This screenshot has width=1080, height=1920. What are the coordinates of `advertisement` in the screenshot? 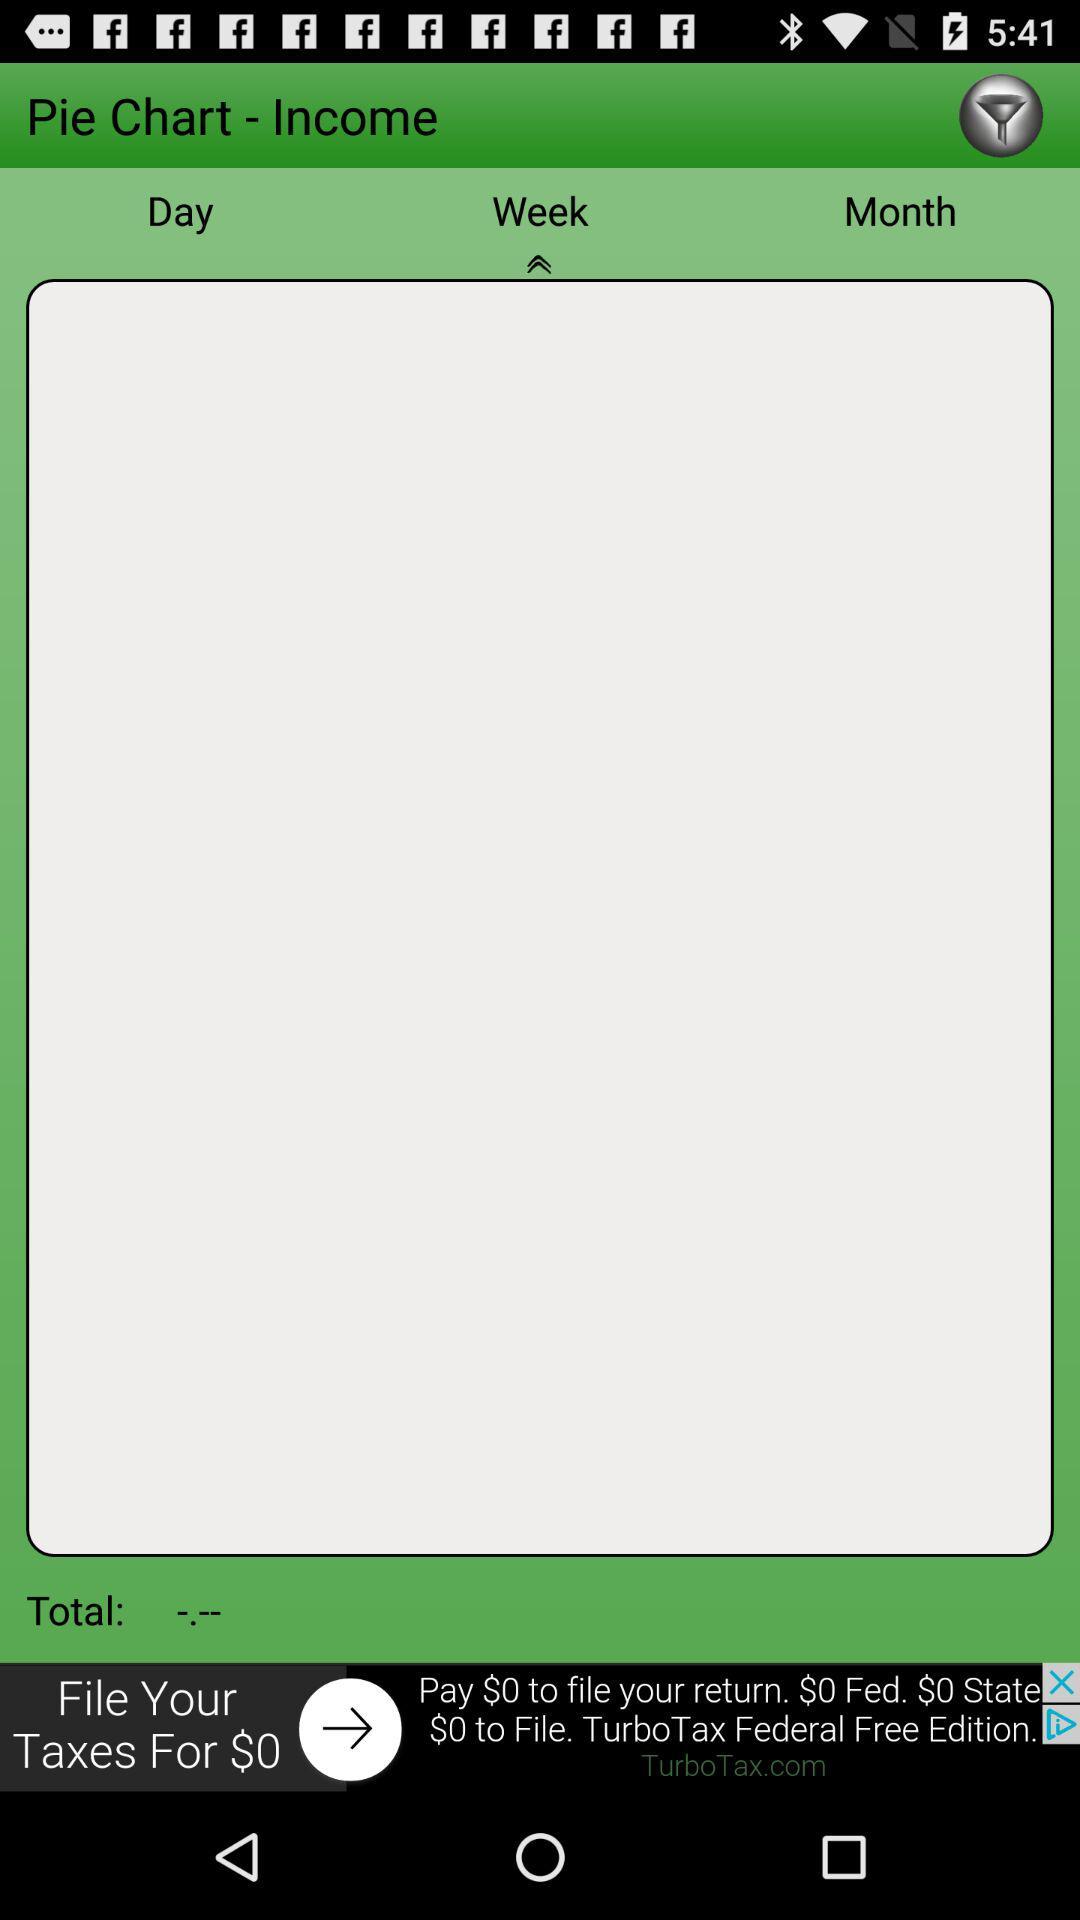 It's located at (540, 1727).